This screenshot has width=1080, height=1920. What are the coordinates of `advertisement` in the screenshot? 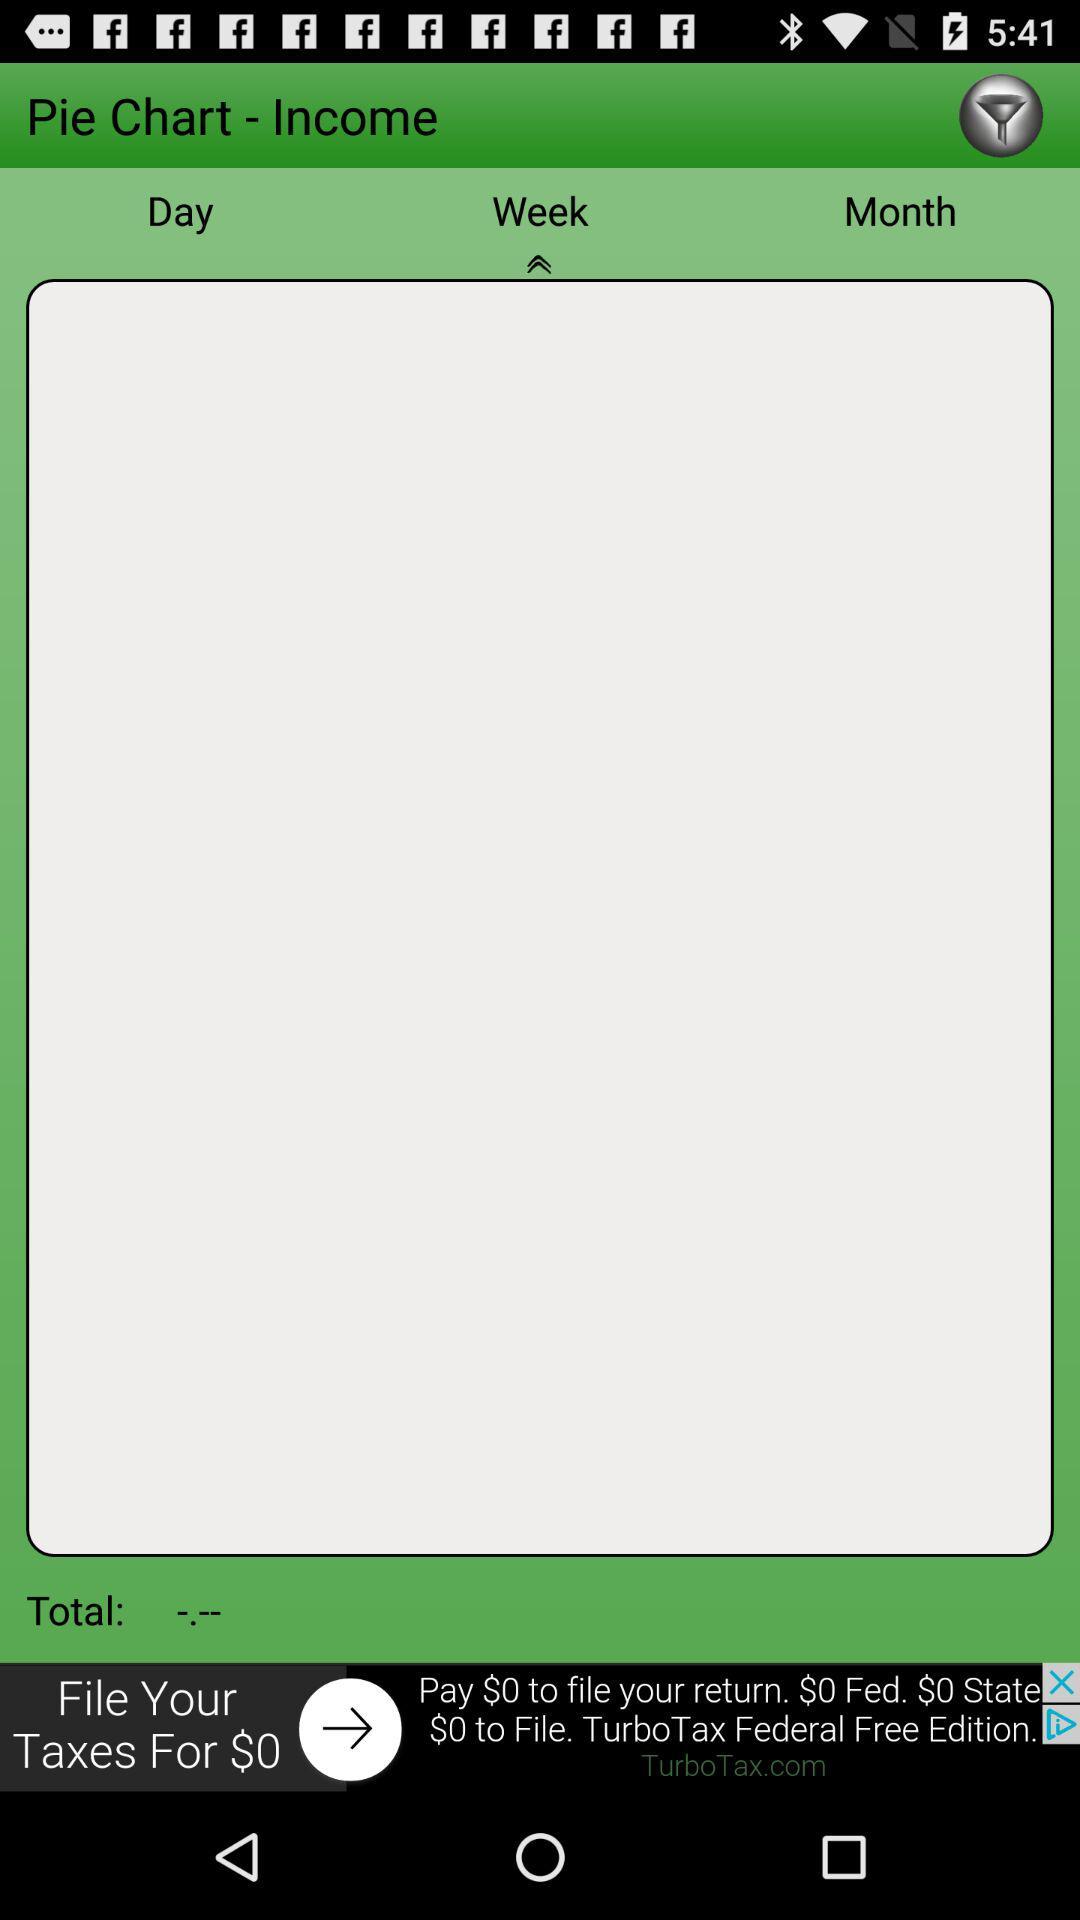 It's located at (540, 1727).